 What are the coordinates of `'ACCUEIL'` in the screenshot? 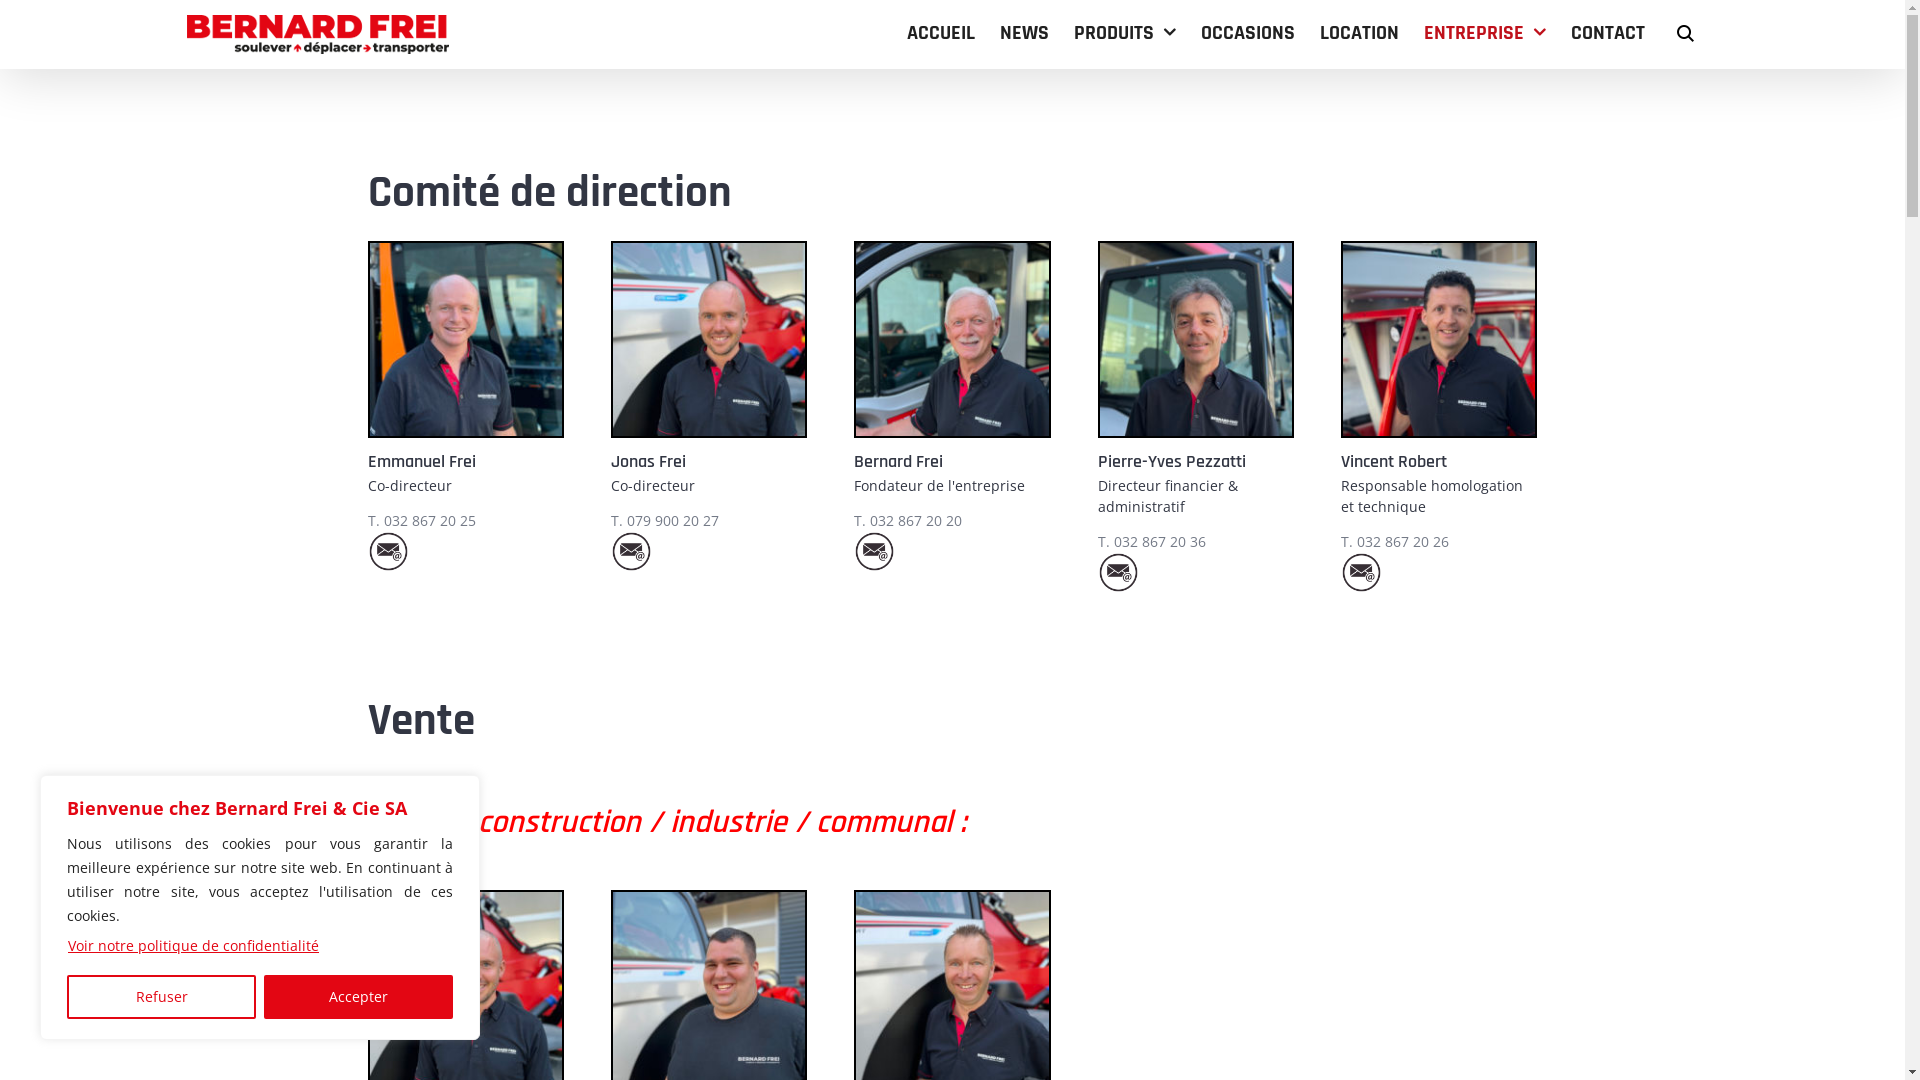 It's located at (939, 32).